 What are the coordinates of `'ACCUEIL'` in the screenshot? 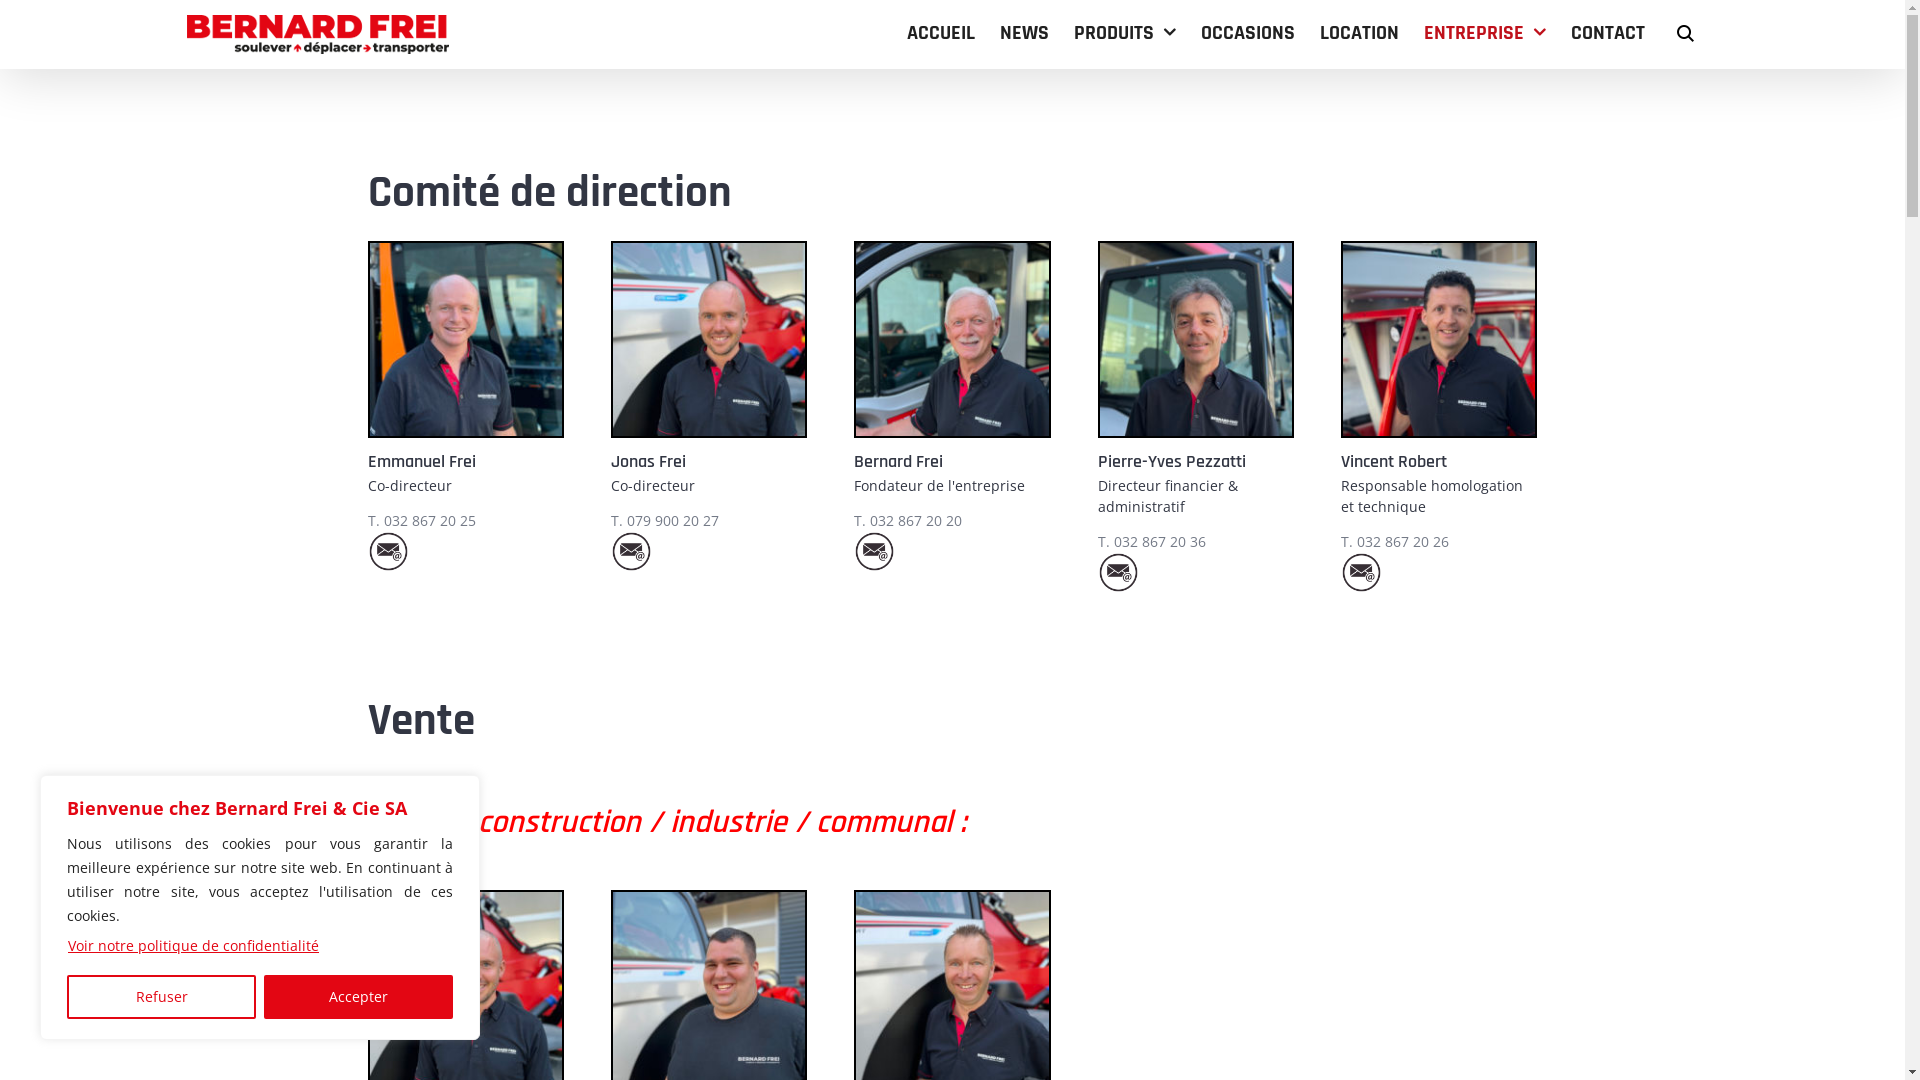 It's located at (939, 32).